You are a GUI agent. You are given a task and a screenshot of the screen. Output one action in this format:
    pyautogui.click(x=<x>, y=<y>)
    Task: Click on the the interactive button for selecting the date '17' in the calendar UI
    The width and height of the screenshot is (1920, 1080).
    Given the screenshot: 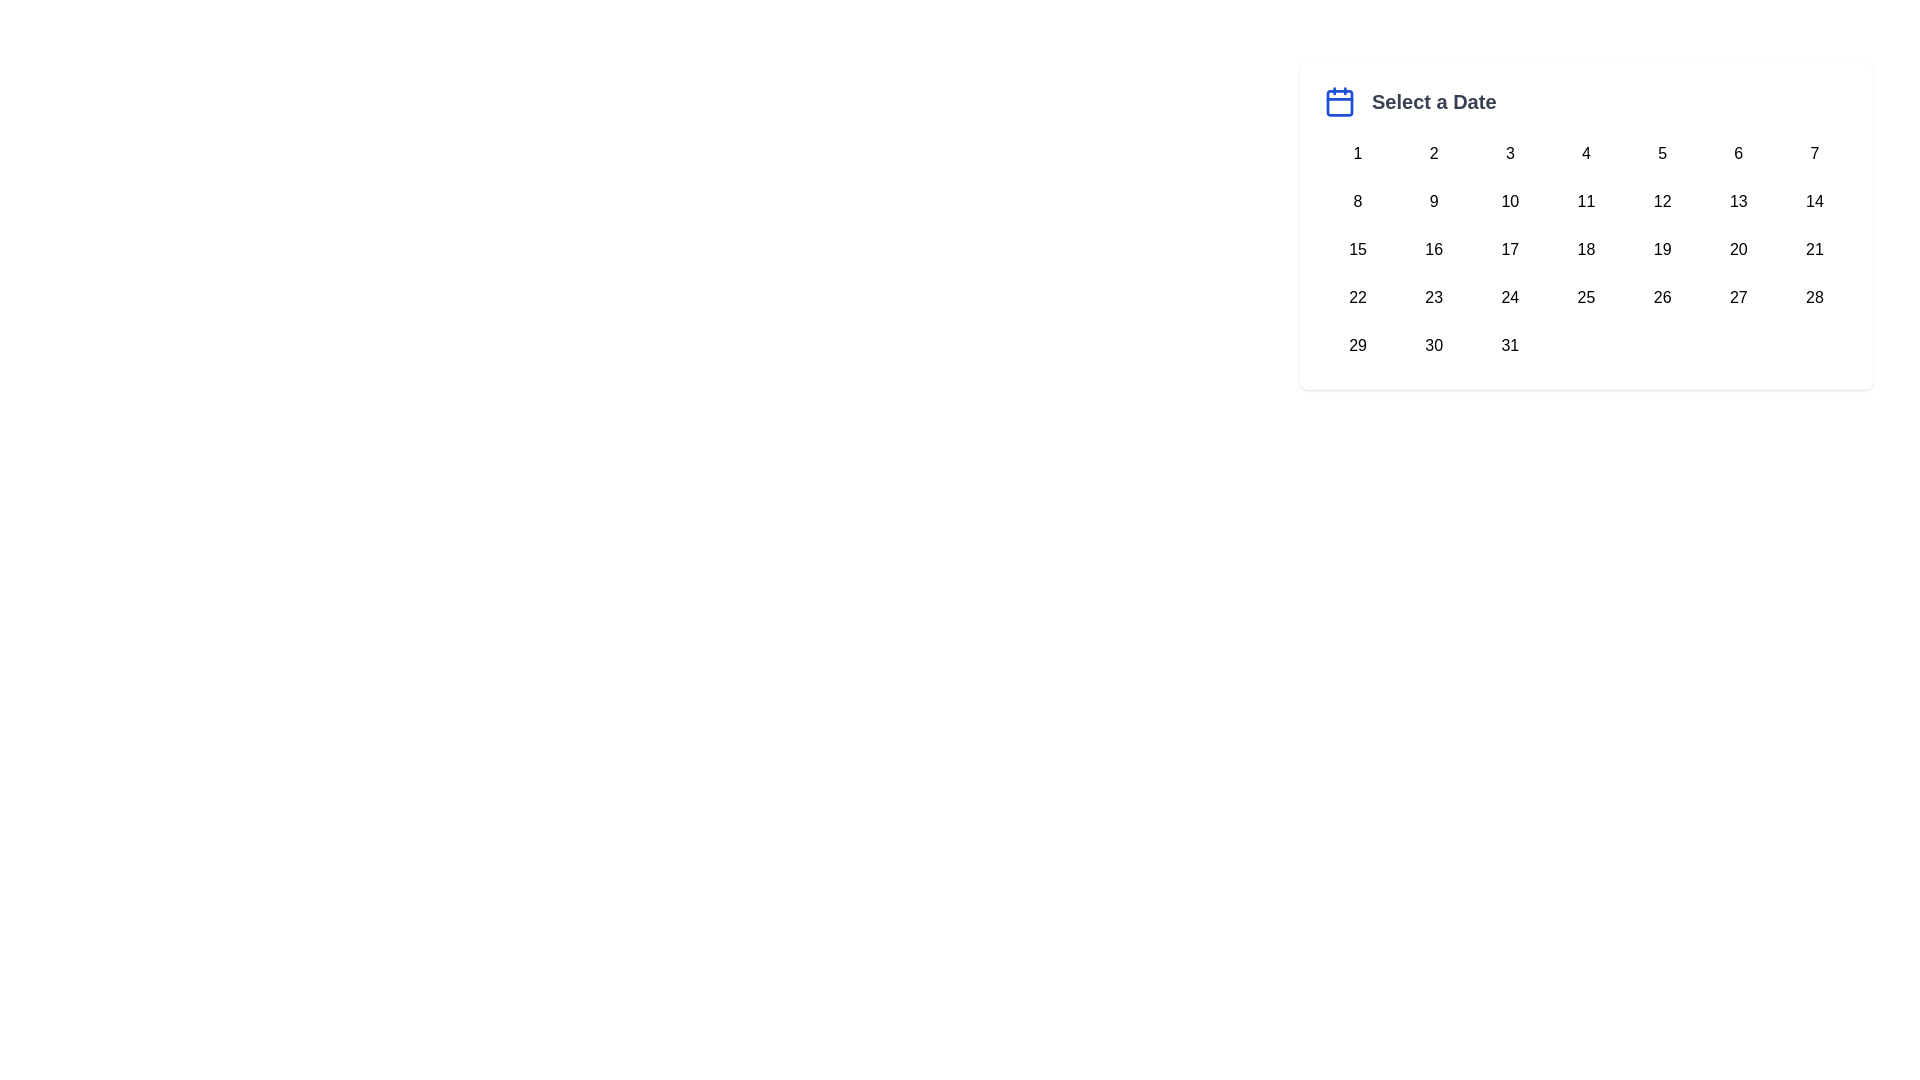 What is the action you would take?
    pyautogui.click(x=1510, y=249)
    